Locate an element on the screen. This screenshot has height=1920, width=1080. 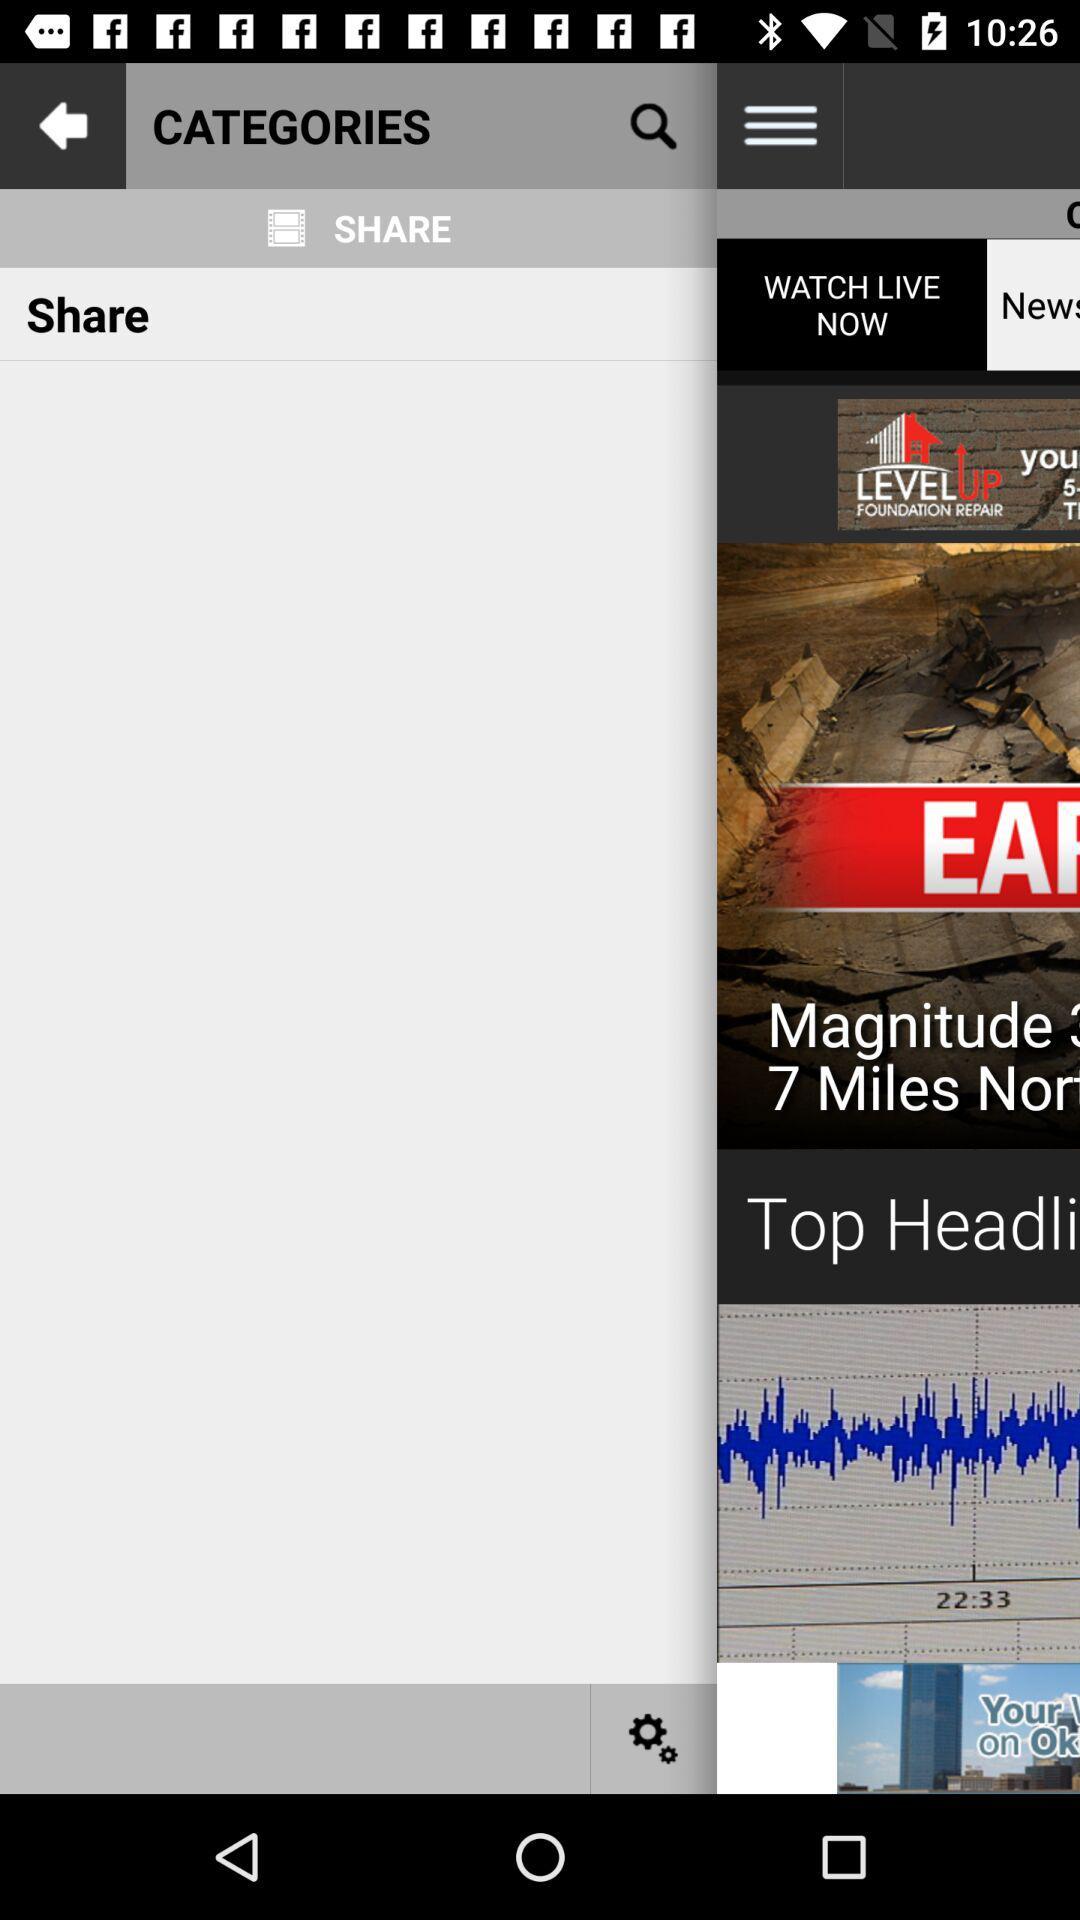
the settings icon is located at coordinates (654, 1737).